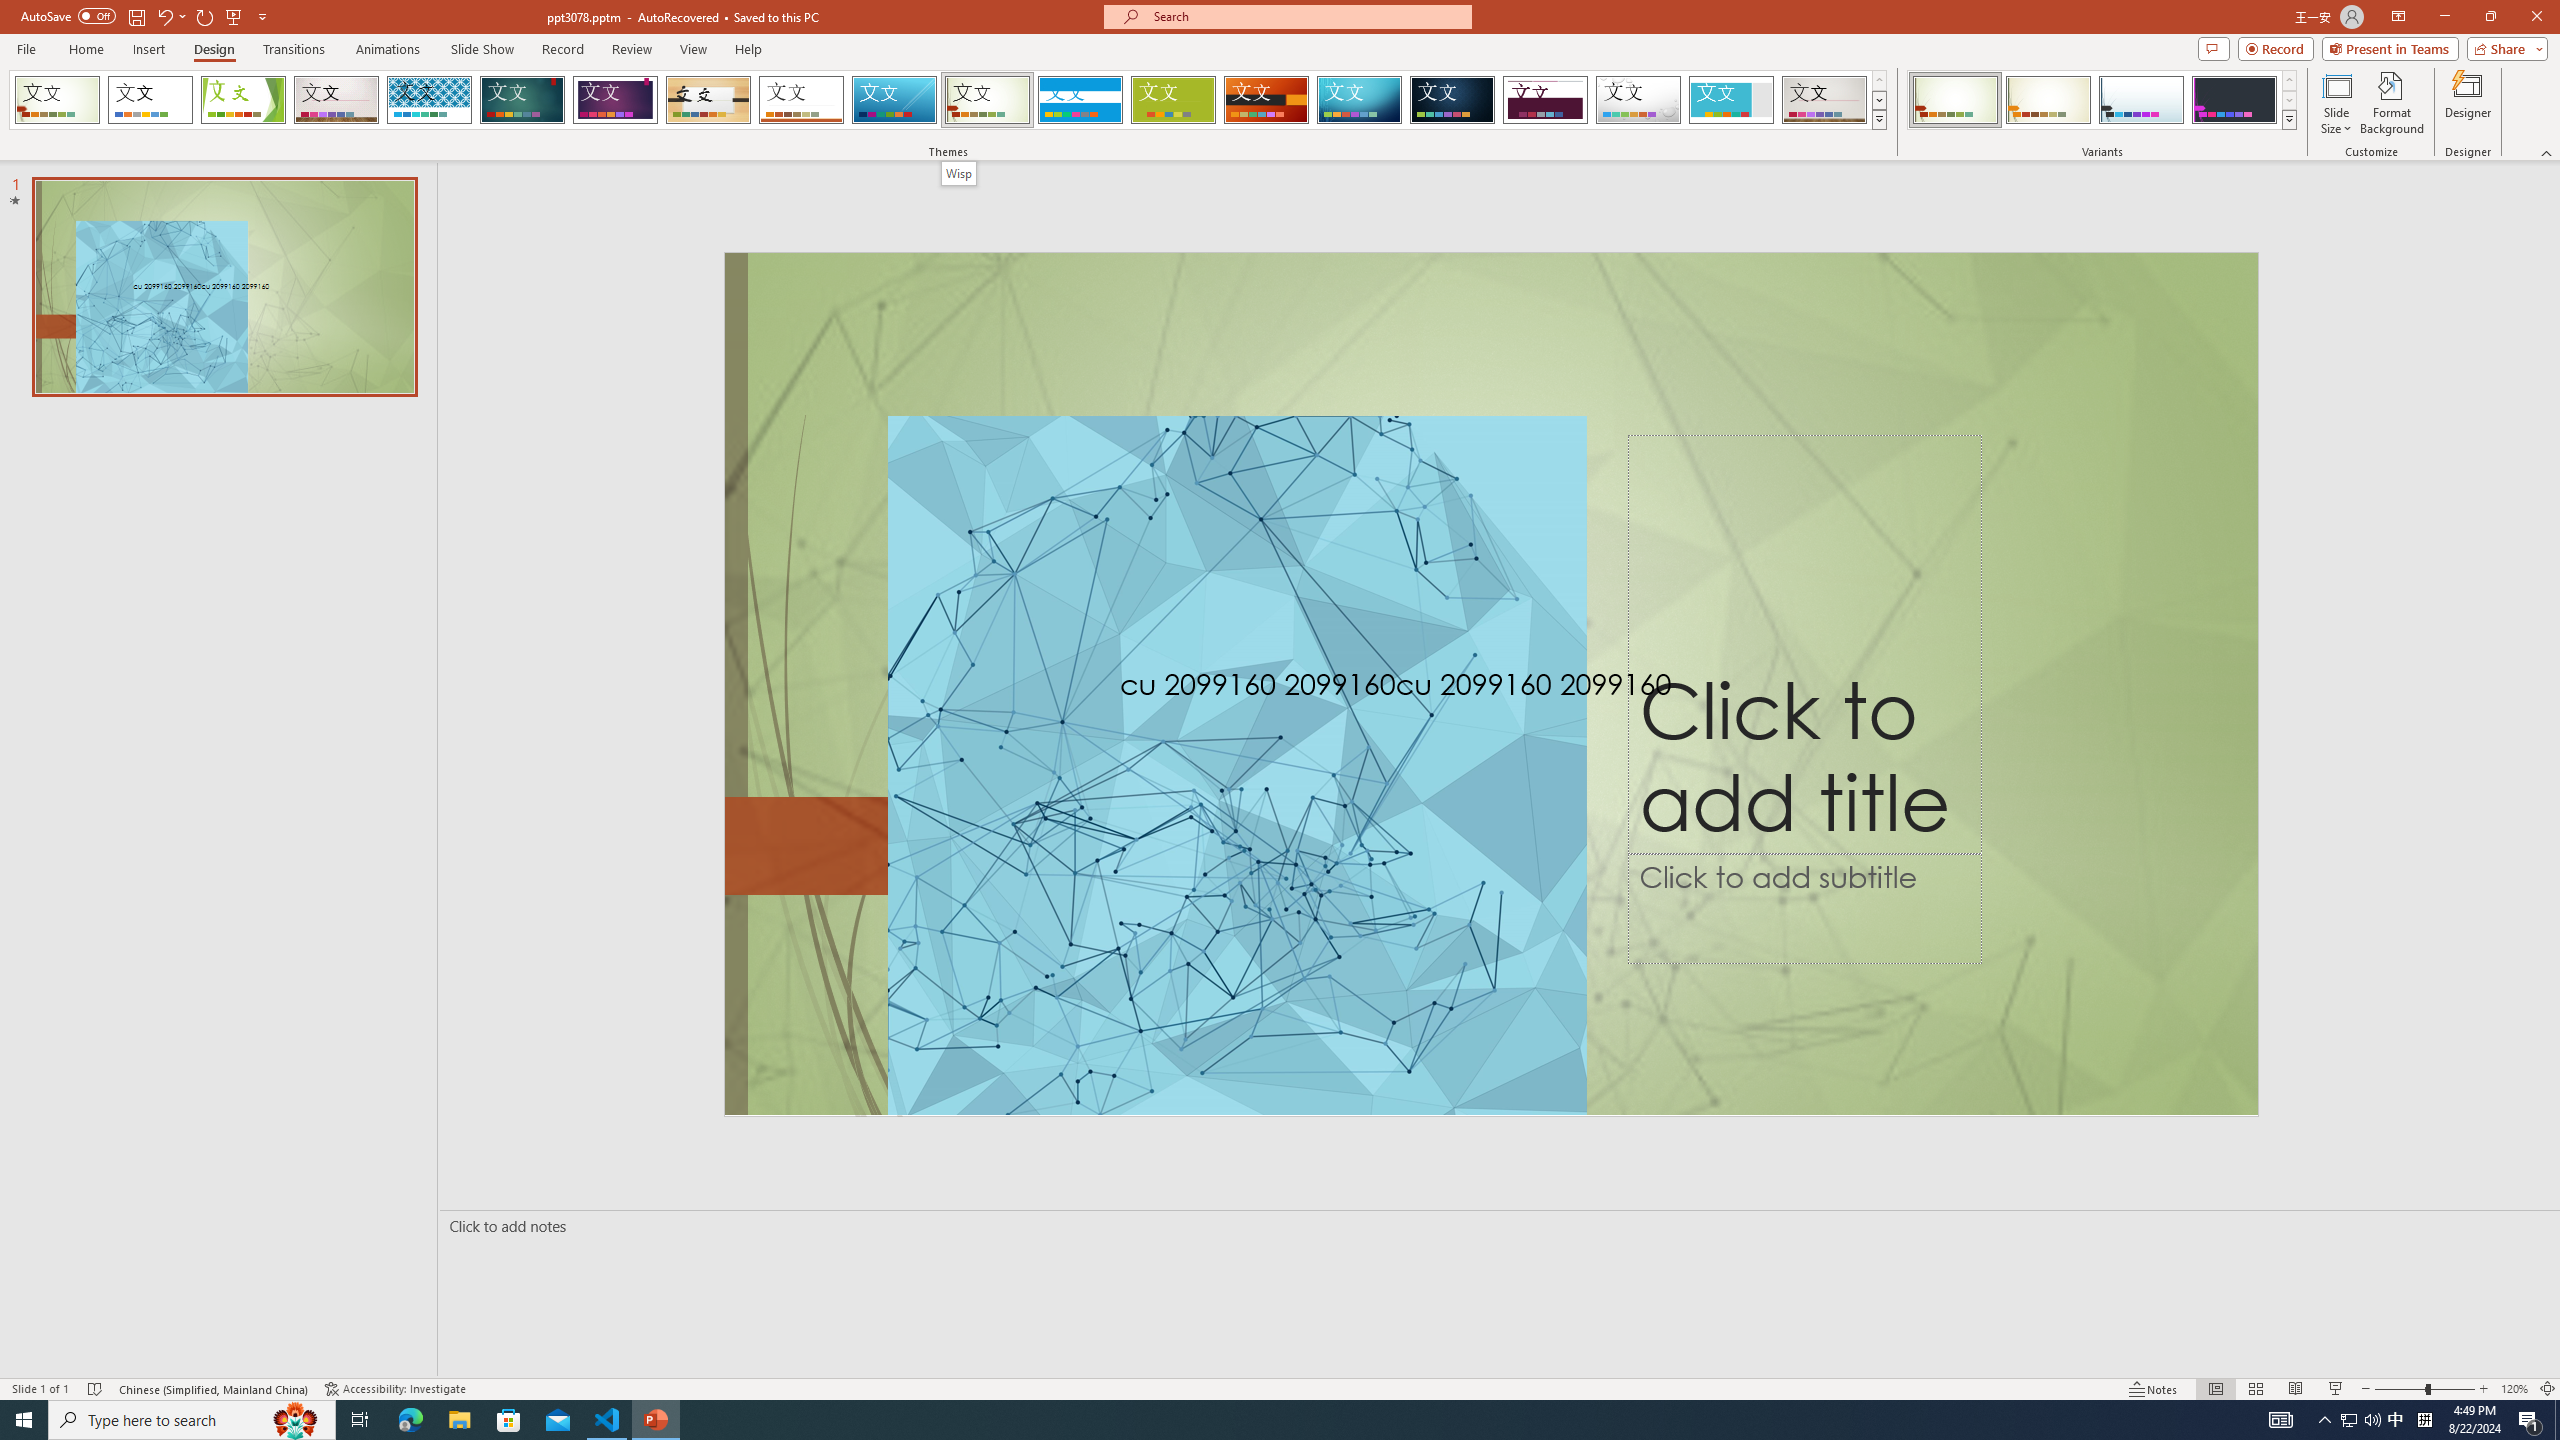 The width and height of the screenshot is (2560, 1440). Describe the element at coordinates (2213, 47) in the screenshot. I see `'Comments'` at that location.